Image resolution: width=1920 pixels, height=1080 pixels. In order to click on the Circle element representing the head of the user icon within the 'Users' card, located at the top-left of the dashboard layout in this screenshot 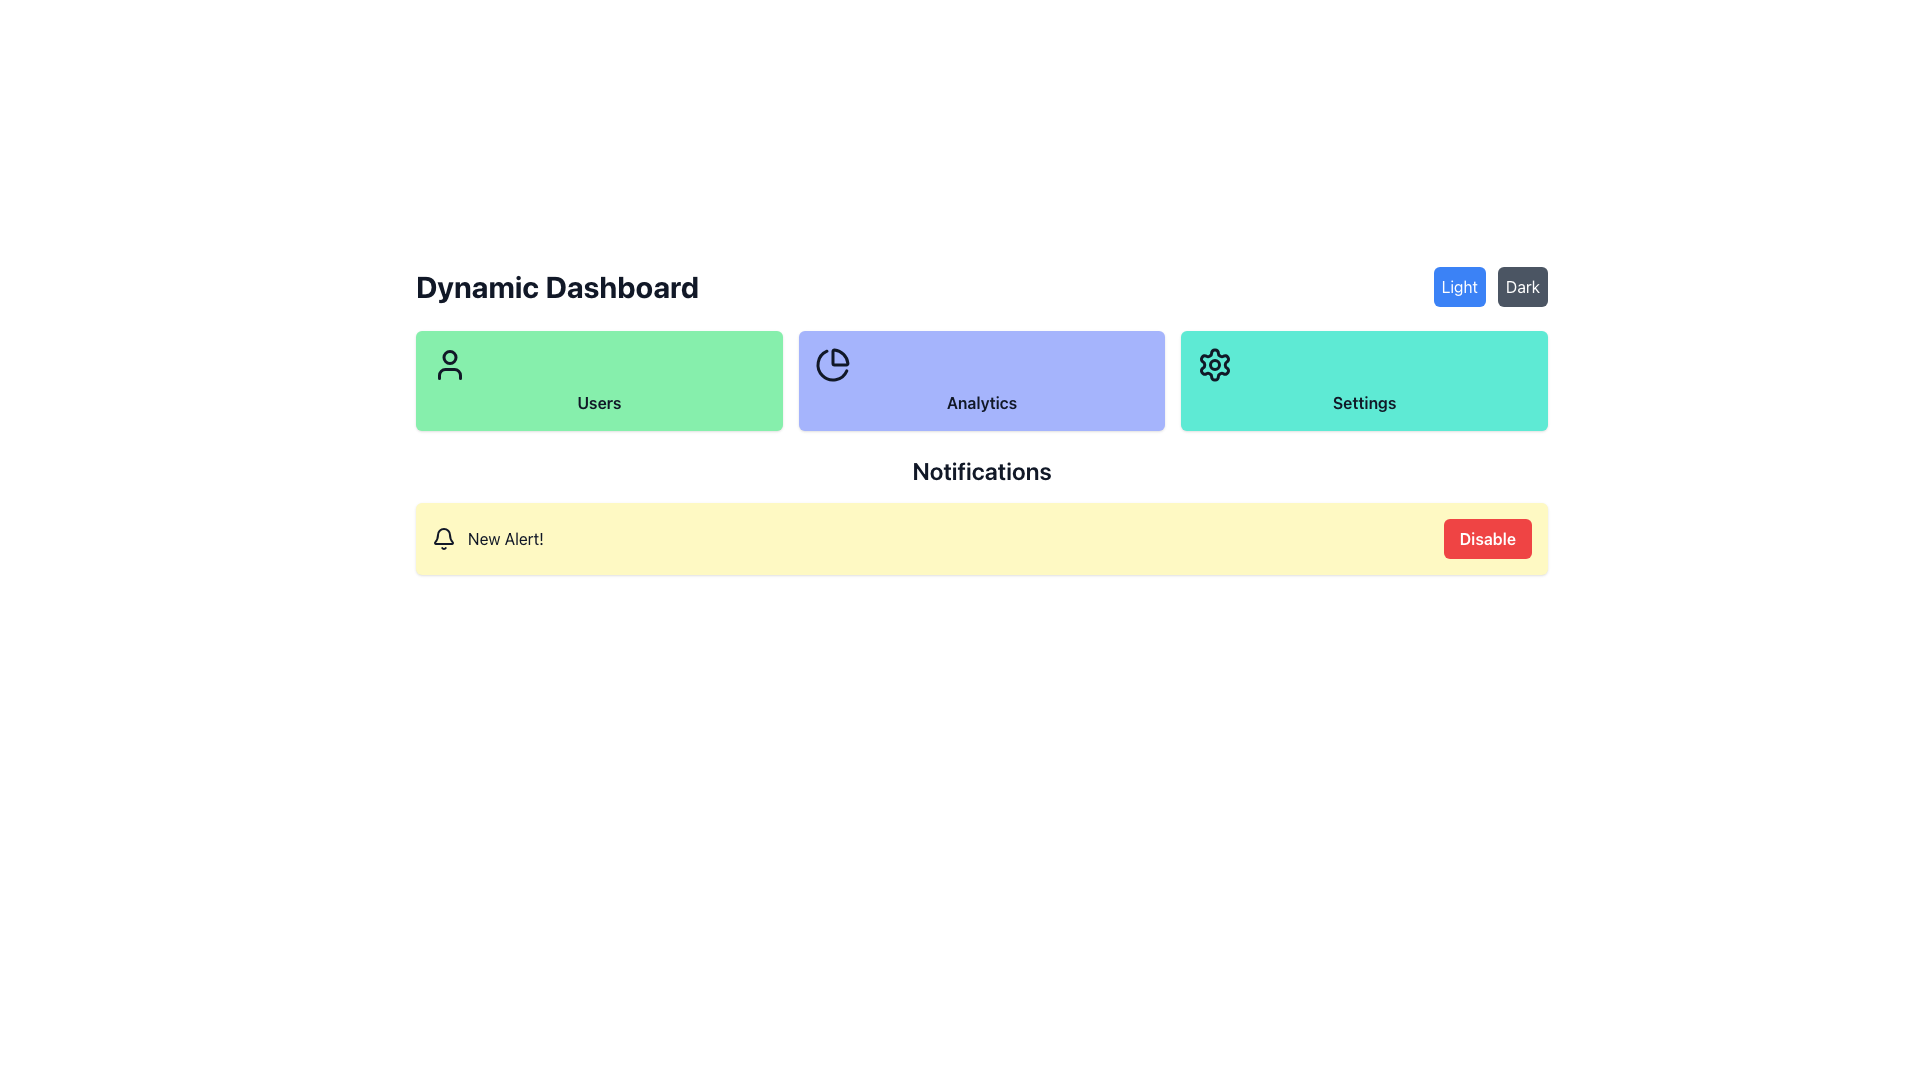, I will do `click(449, 356)`.